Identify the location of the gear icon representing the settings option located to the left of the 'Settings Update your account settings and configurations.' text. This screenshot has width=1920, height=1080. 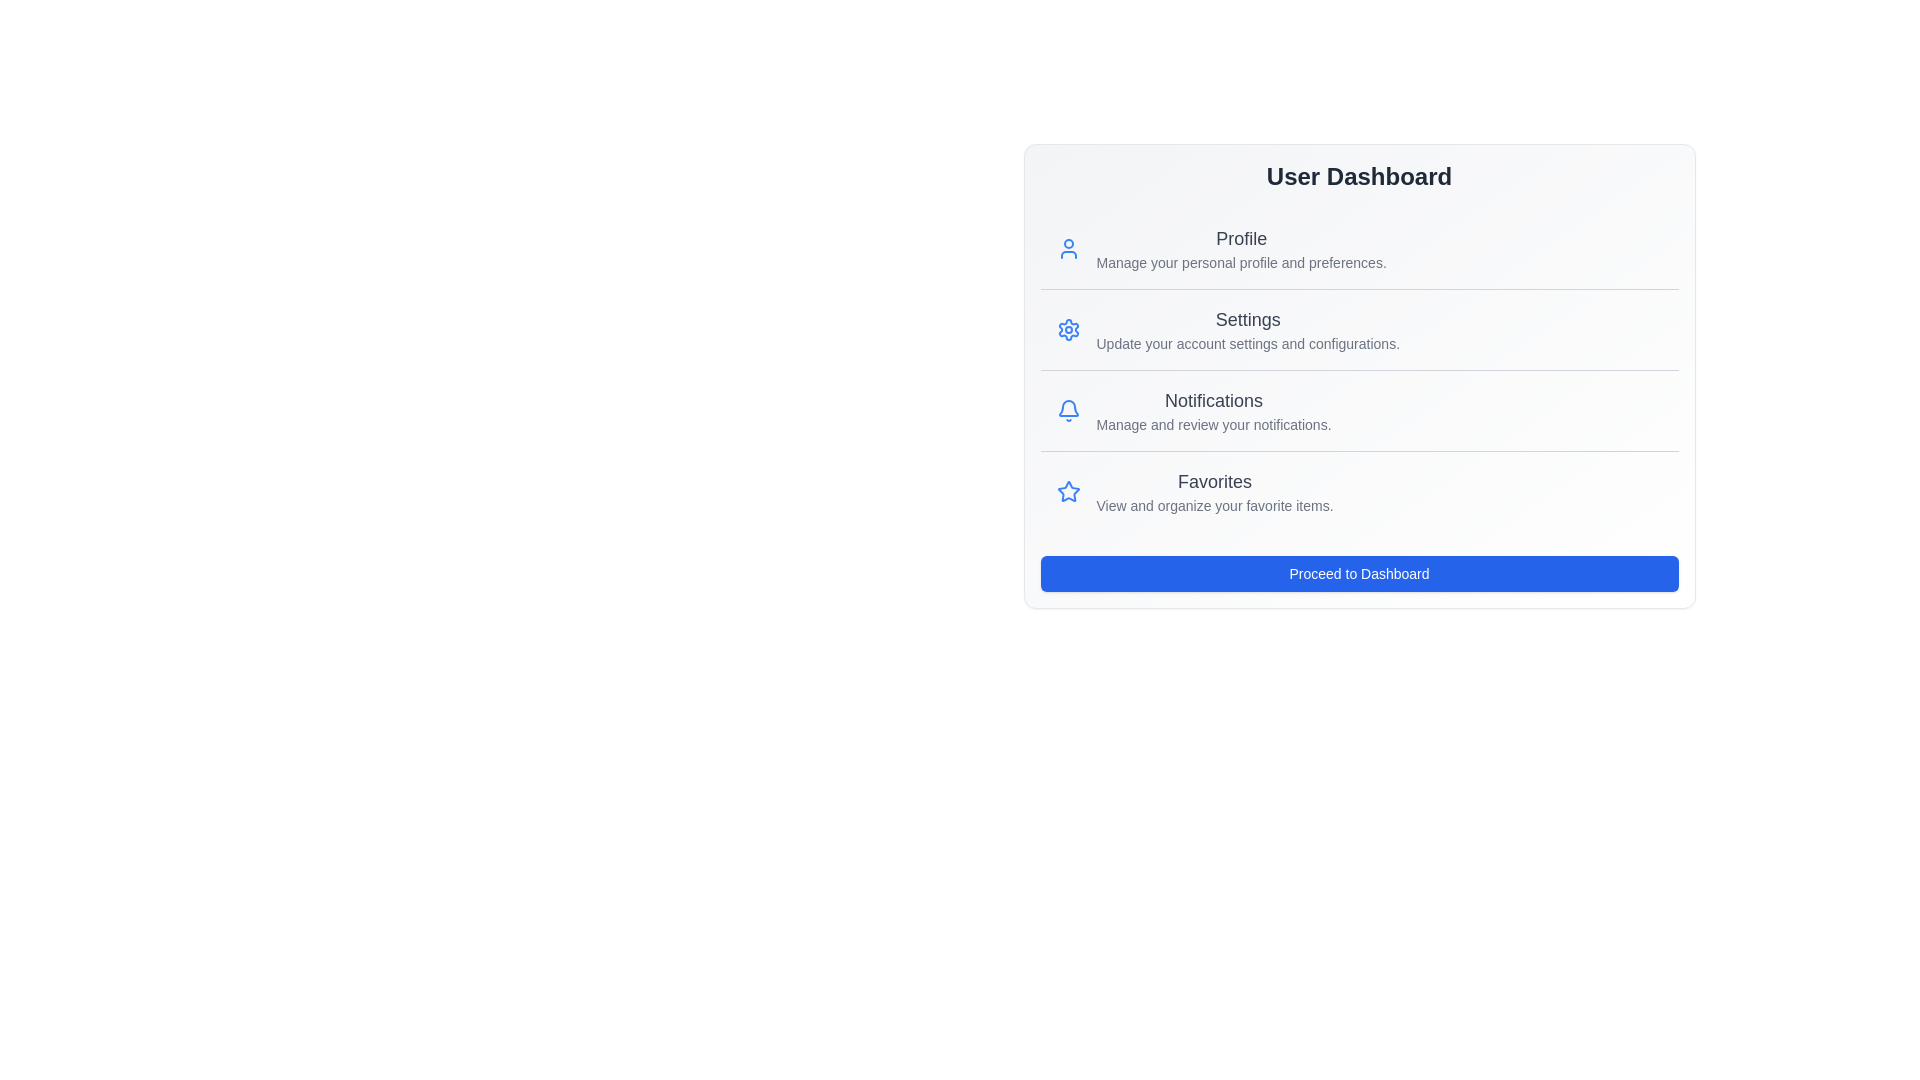
(1067, 329).